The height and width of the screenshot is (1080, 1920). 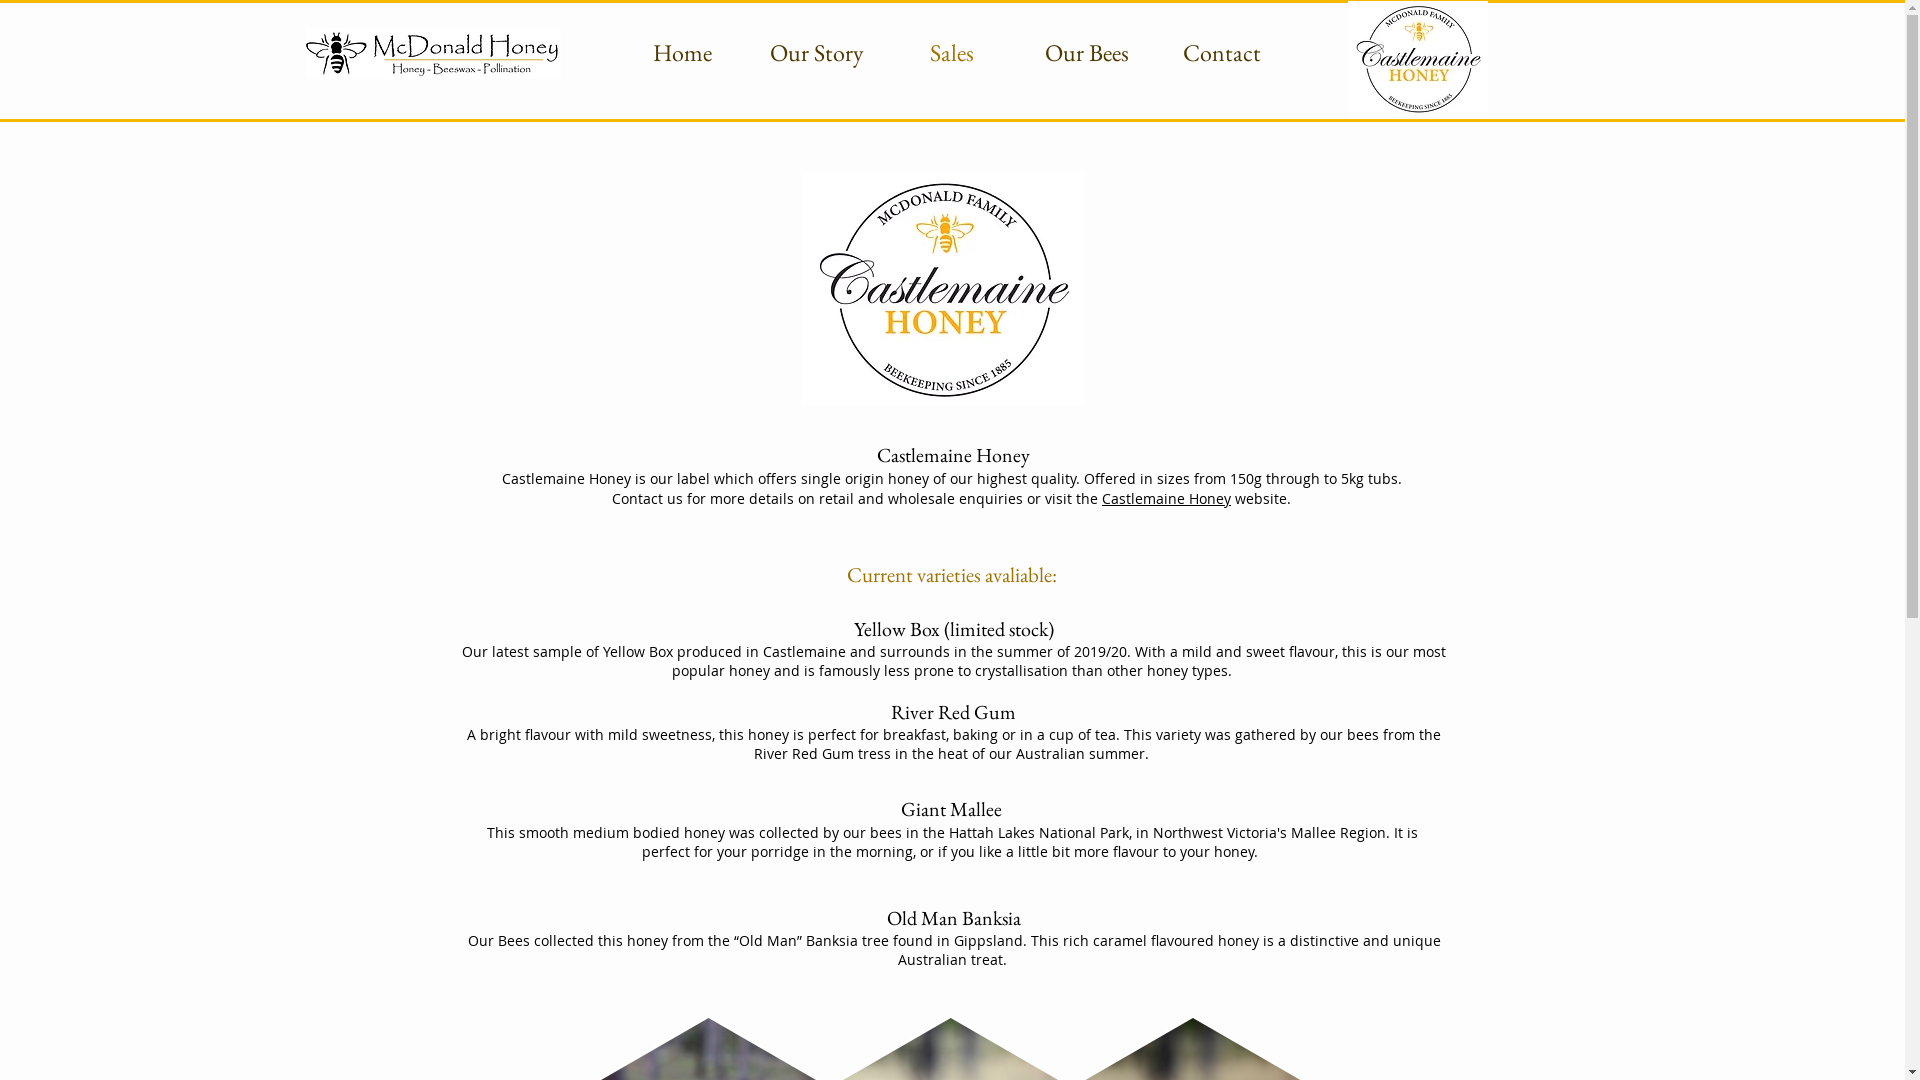 What do you see at coordinates (1101, 497) in the screenshot?
I see `'Castlemaine Honey'` at bounding box center [1101, 497].